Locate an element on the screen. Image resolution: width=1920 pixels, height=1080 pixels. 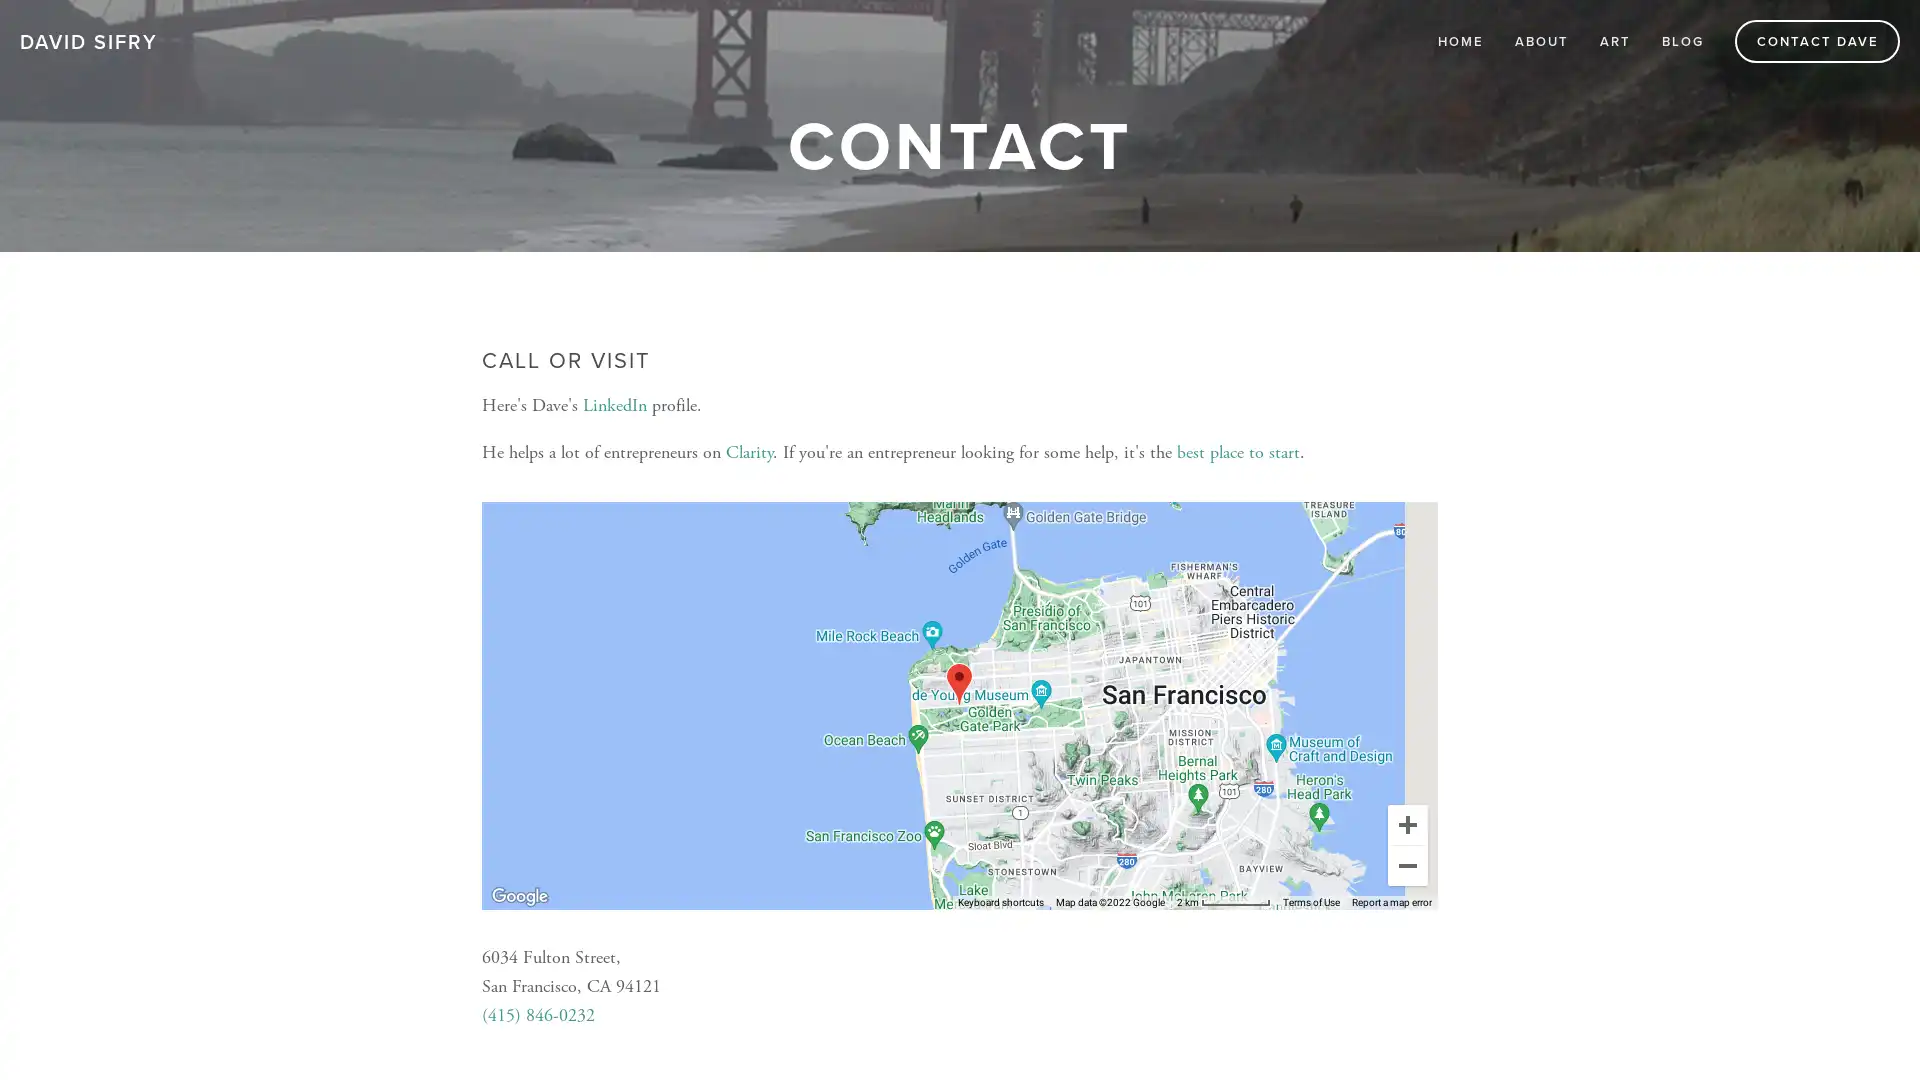
Zoom in is located at coordinates (1406, 824).